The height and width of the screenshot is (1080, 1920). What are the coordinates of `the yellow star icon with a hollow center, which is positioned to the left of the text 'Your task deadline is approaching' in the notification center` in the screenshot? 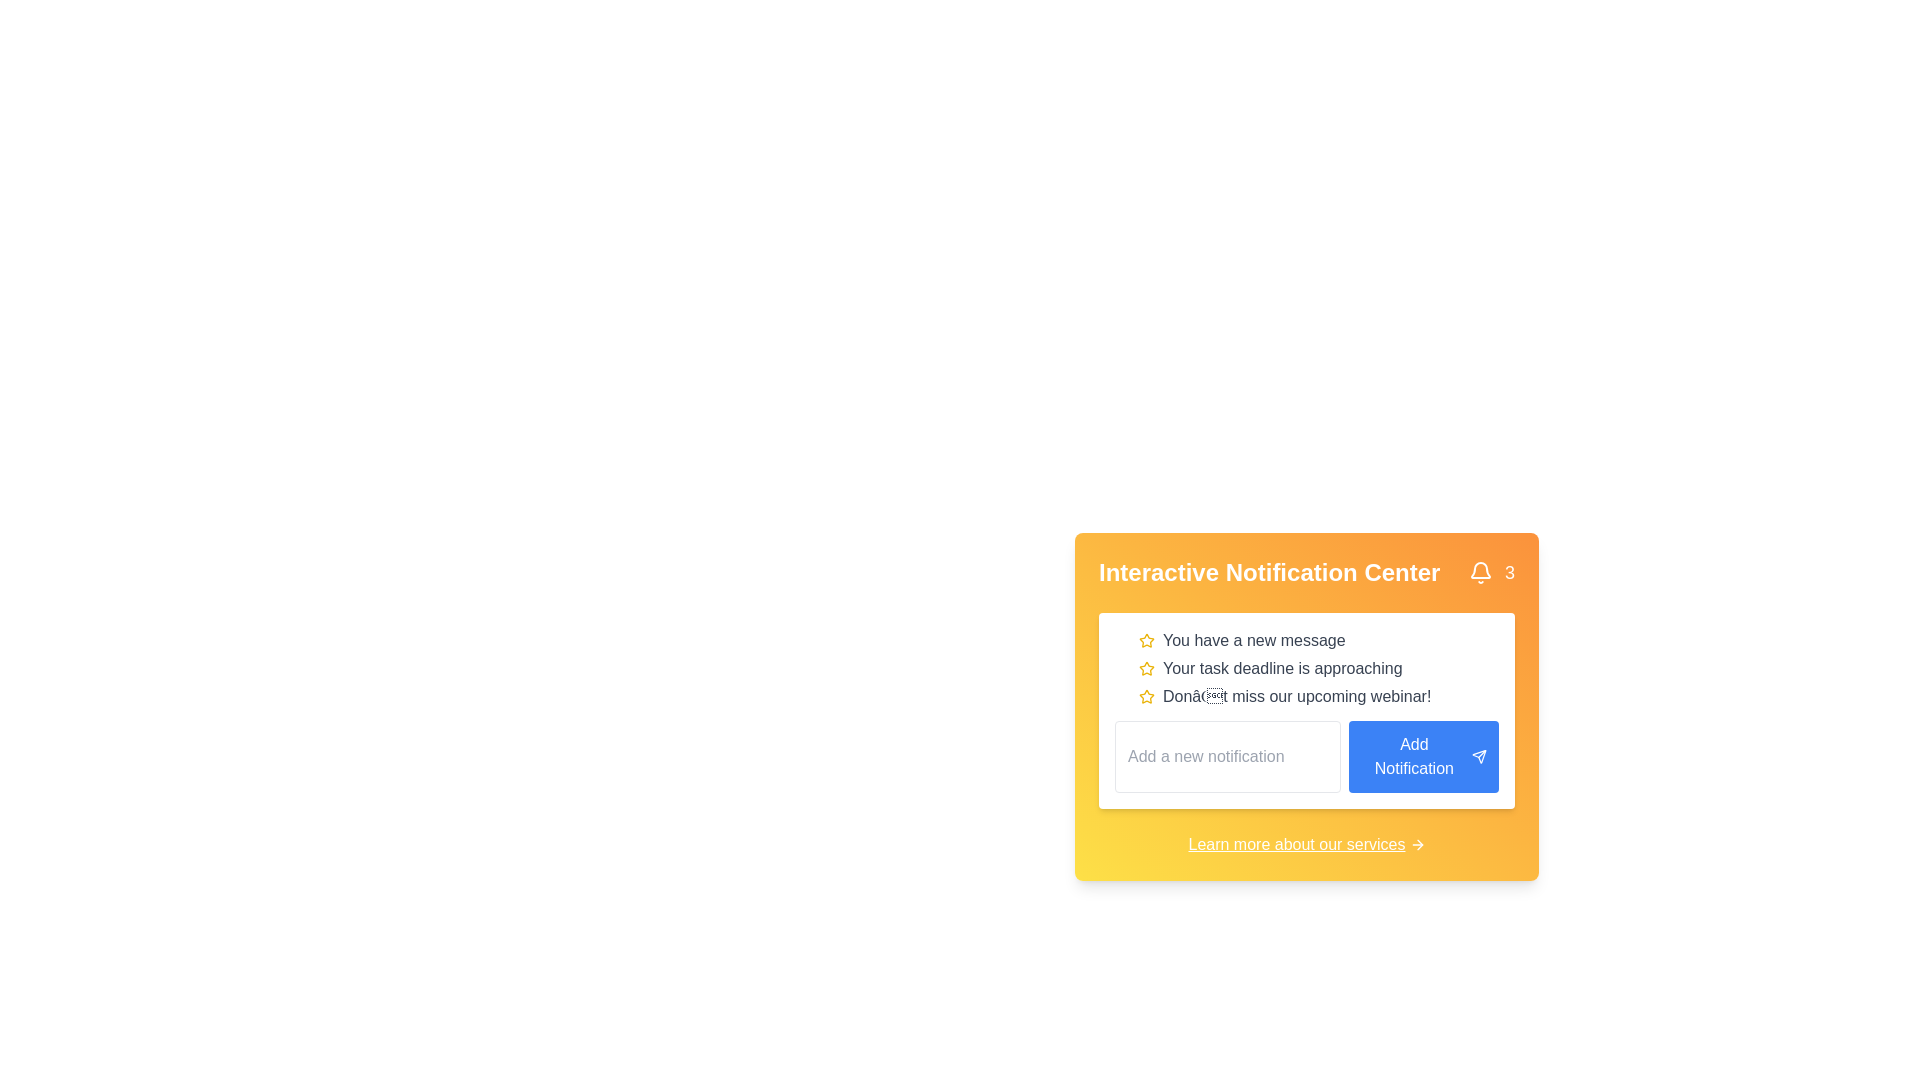 It's located at (1147, 668).